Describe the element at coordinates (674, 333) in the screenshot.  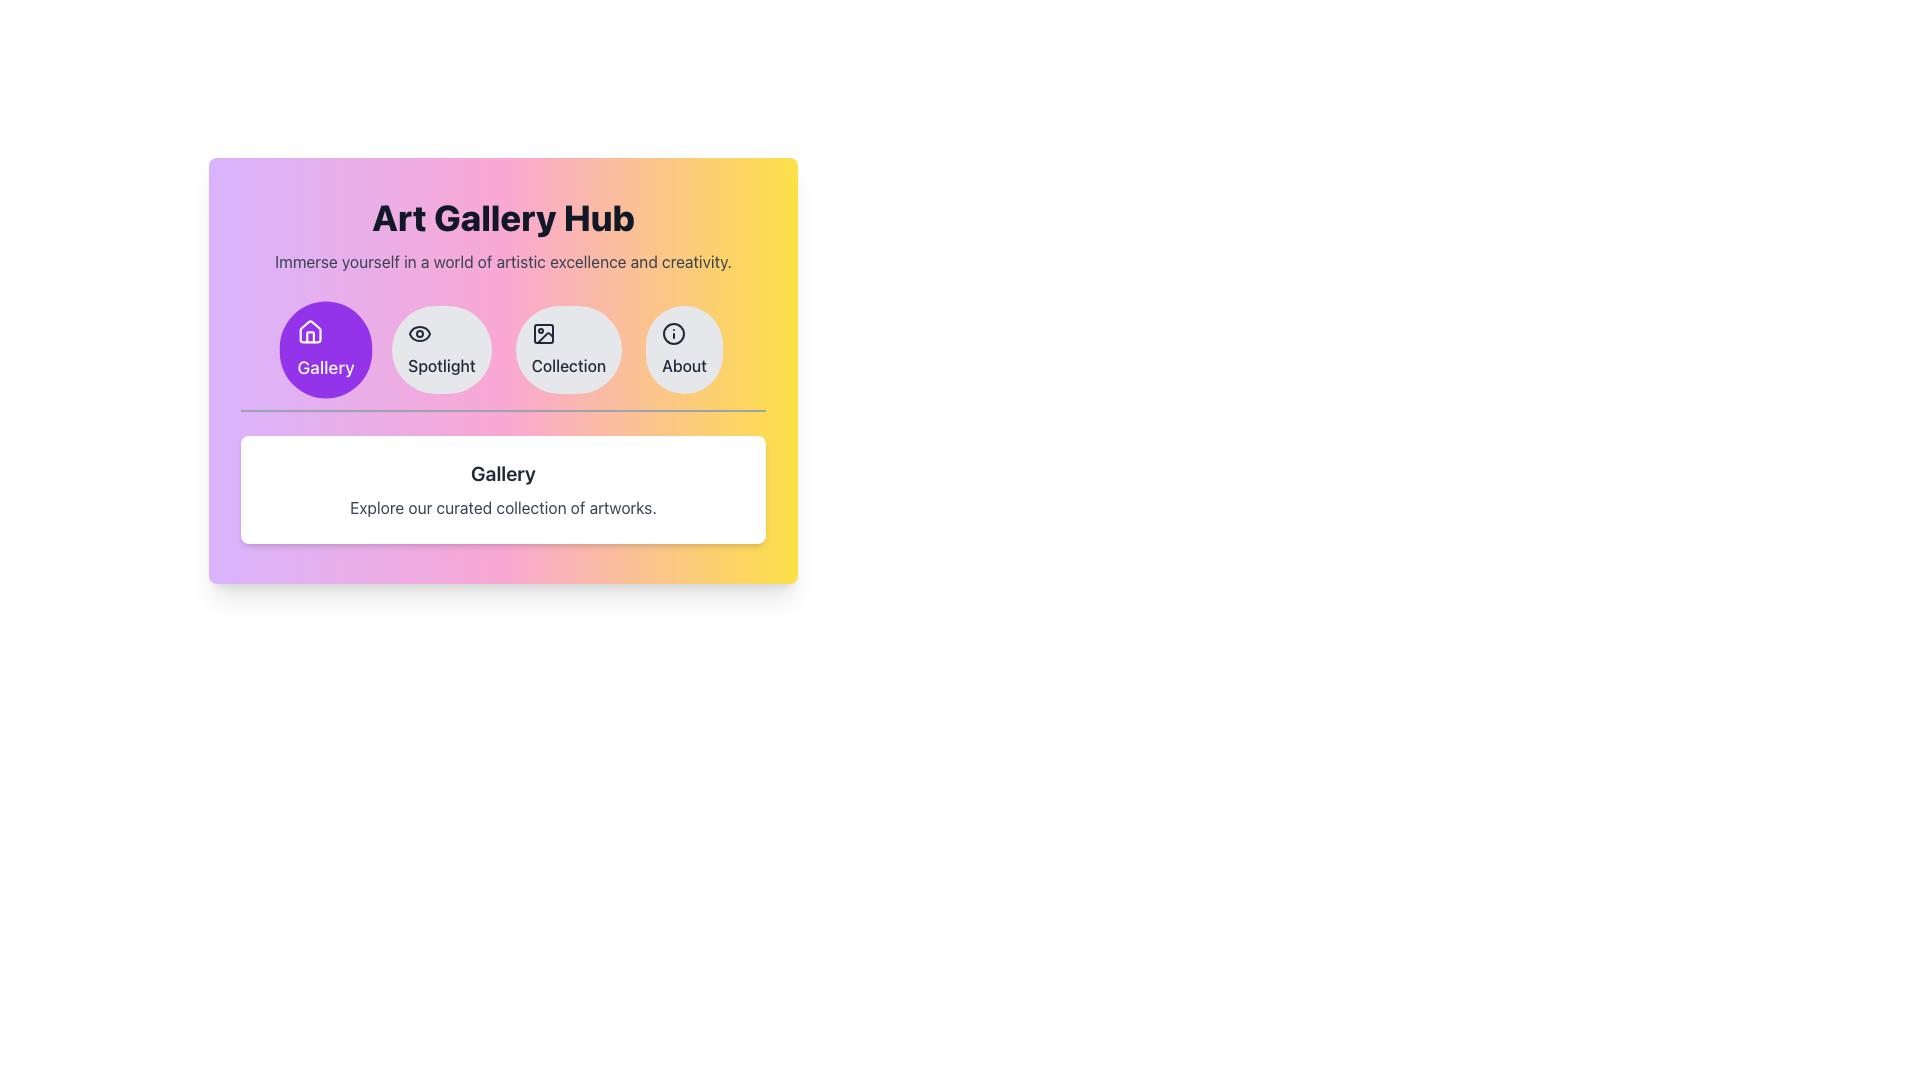
I see `the circular SVG shape representing information within the 'About' button of the icon layout` at that location.